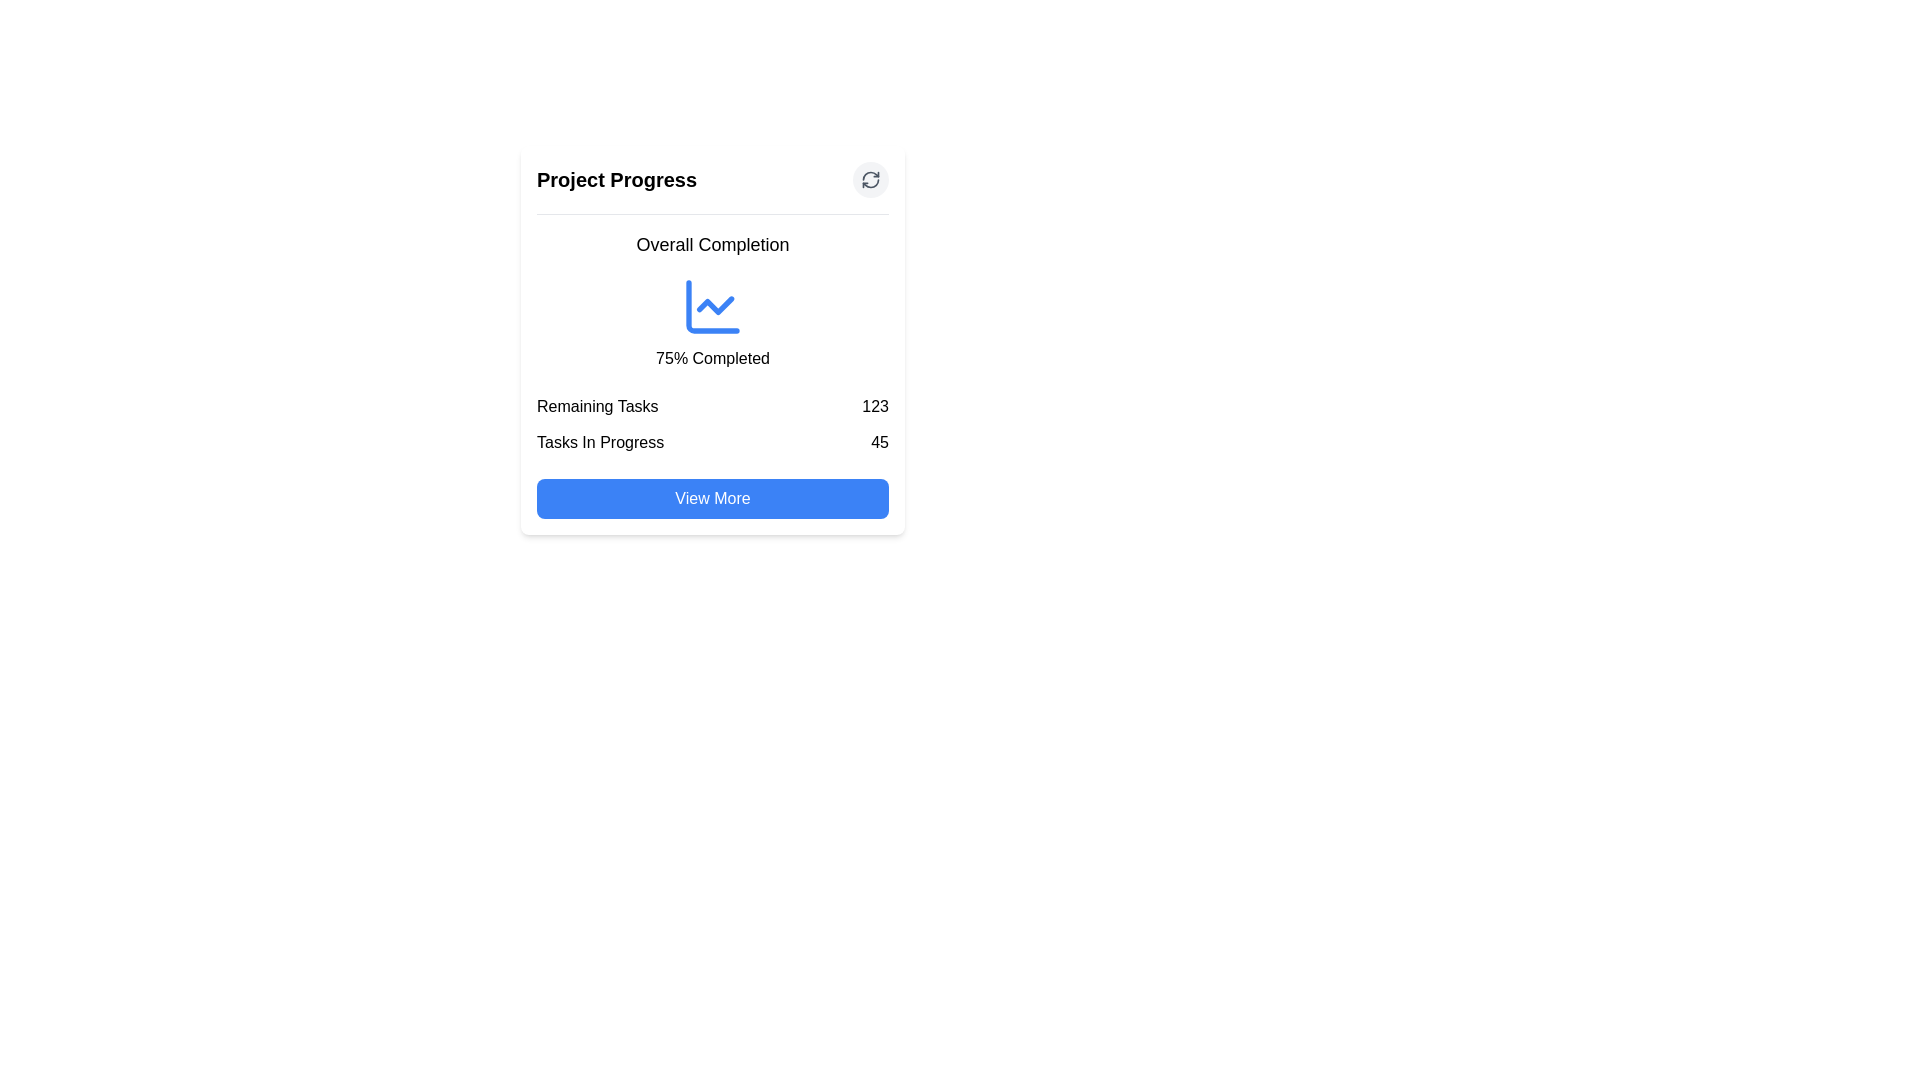  I want to click on number displayed in the text component representing '123', which is styled with a black font and located to the right of the label 'Remaining Tasks', so click(875, 406).